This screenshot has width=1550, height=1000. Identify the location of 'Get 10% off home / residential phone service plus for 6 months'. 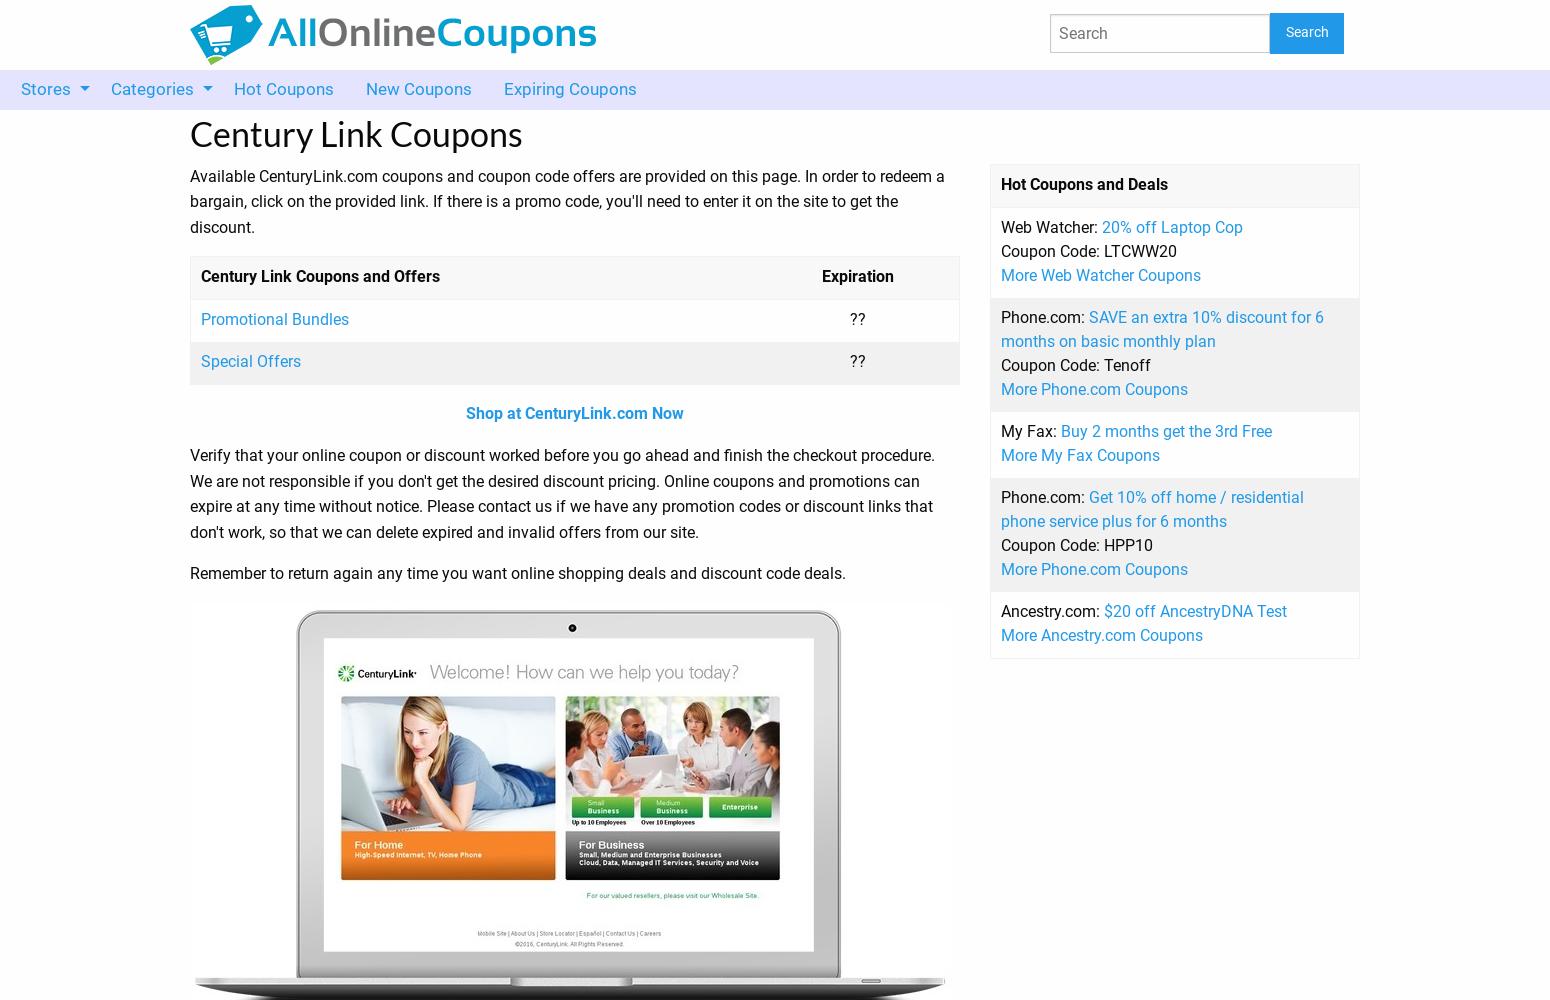
(1151, 508).